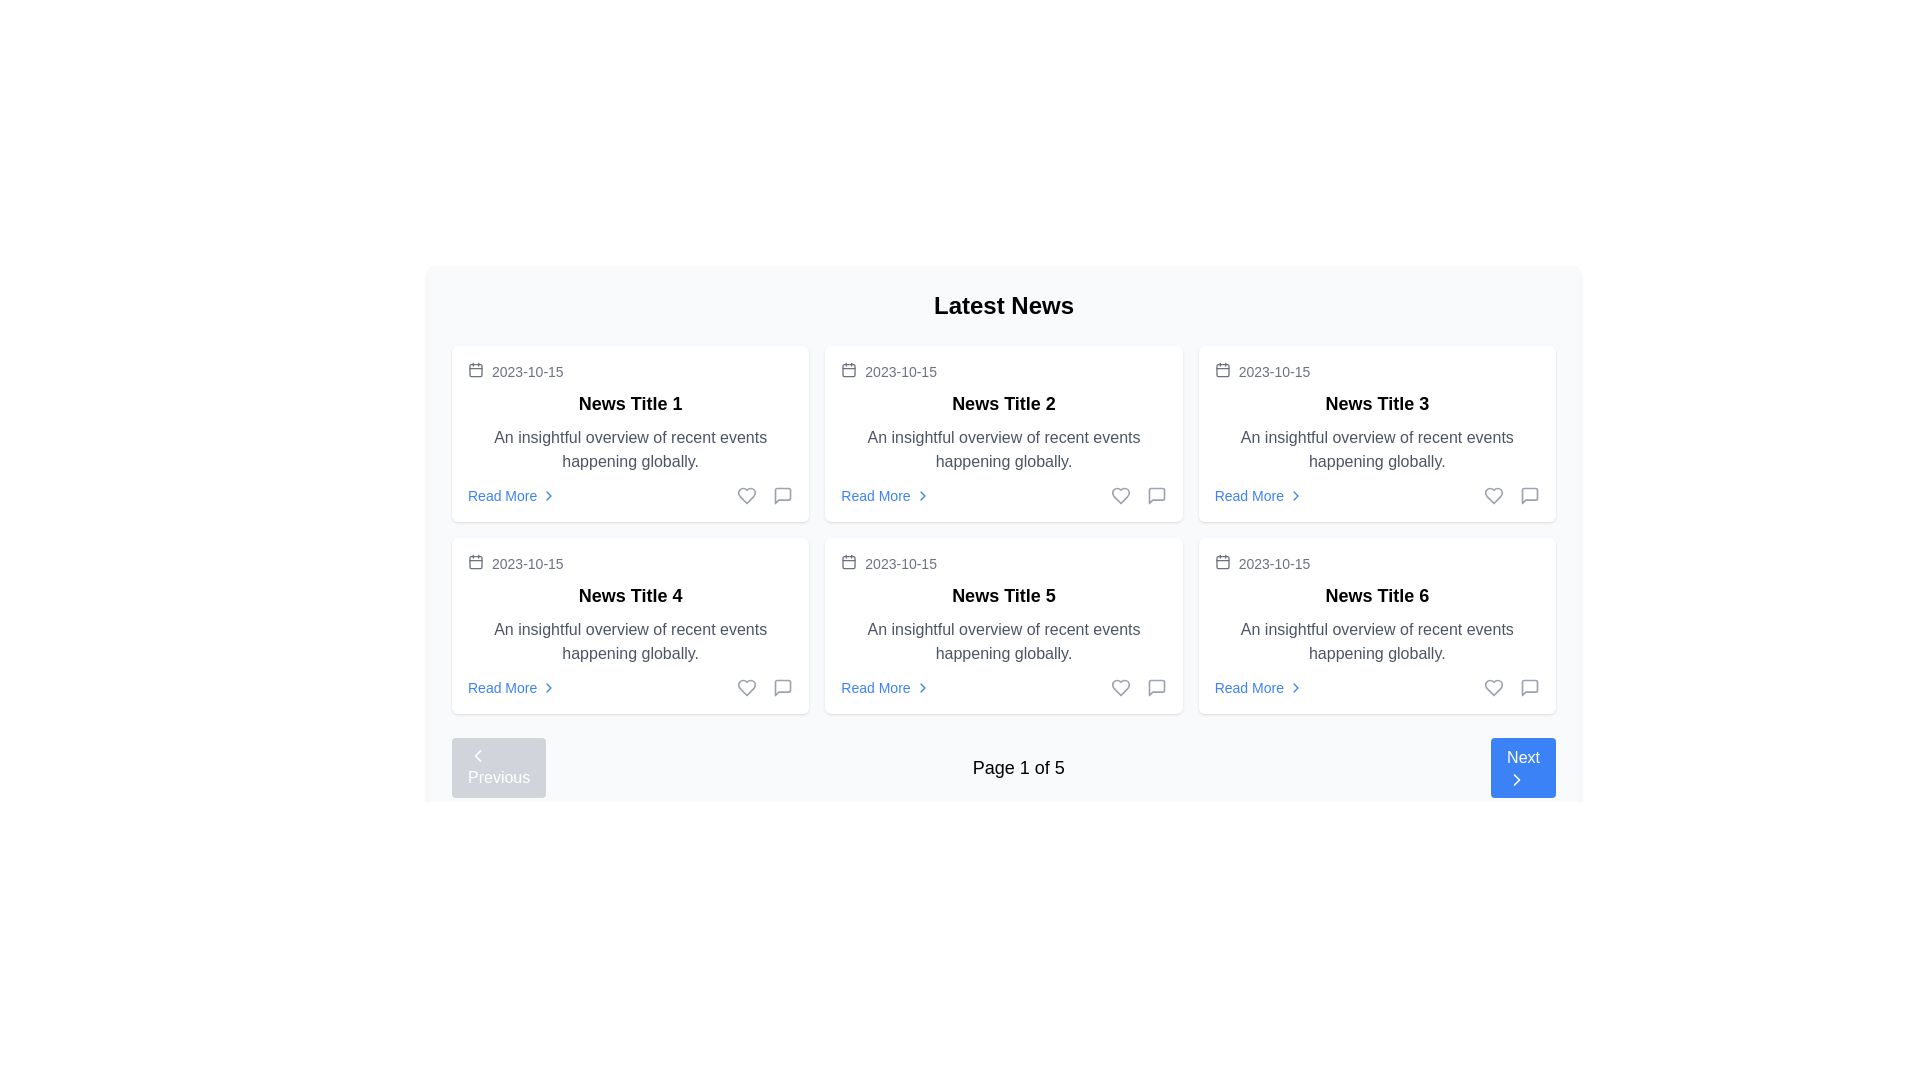  Describe the element at coordinates (548, 495) in the screenshot. I see `the rightward-pointing chevron icon that indicates the 'Read More' link` at that location.